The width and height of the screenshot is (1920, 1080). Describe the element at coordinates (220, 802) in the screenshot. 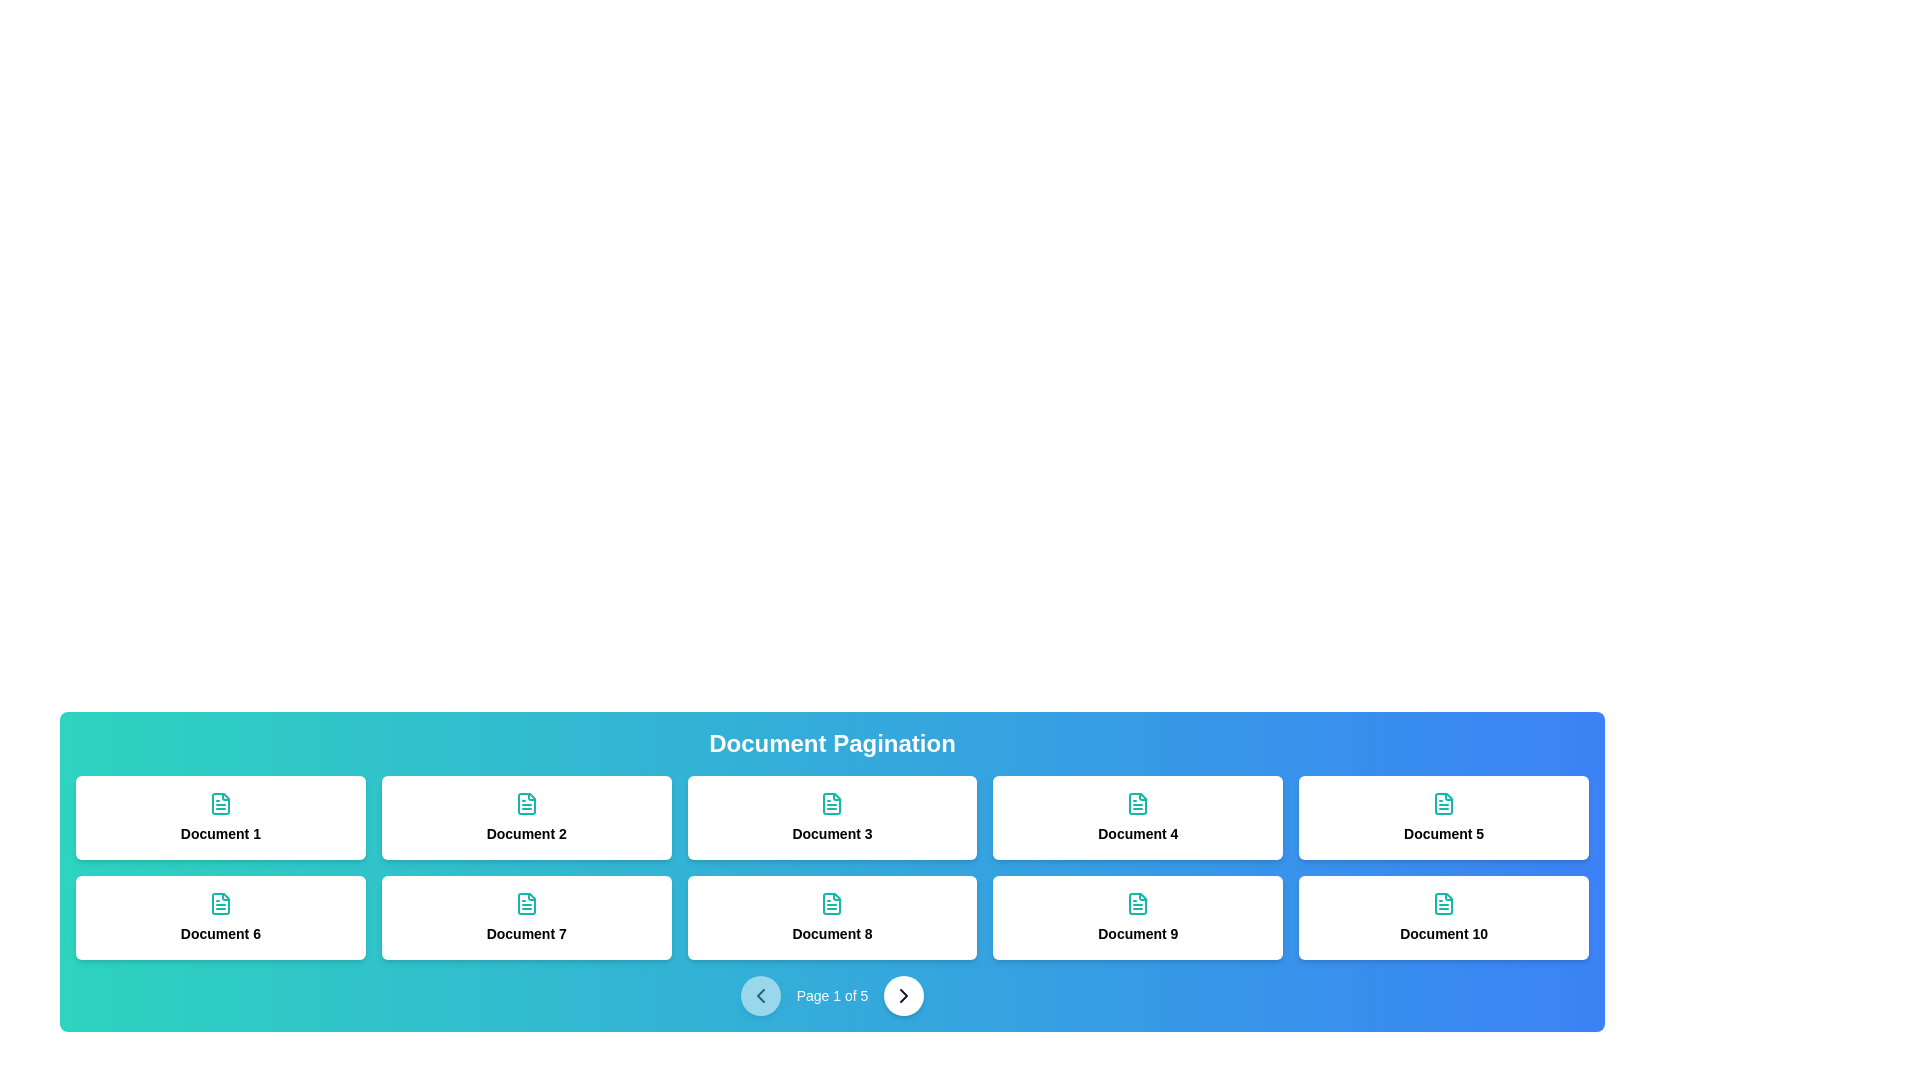

I see `the document icon representing 'Document 1' in the first grid section of documents` at that location.